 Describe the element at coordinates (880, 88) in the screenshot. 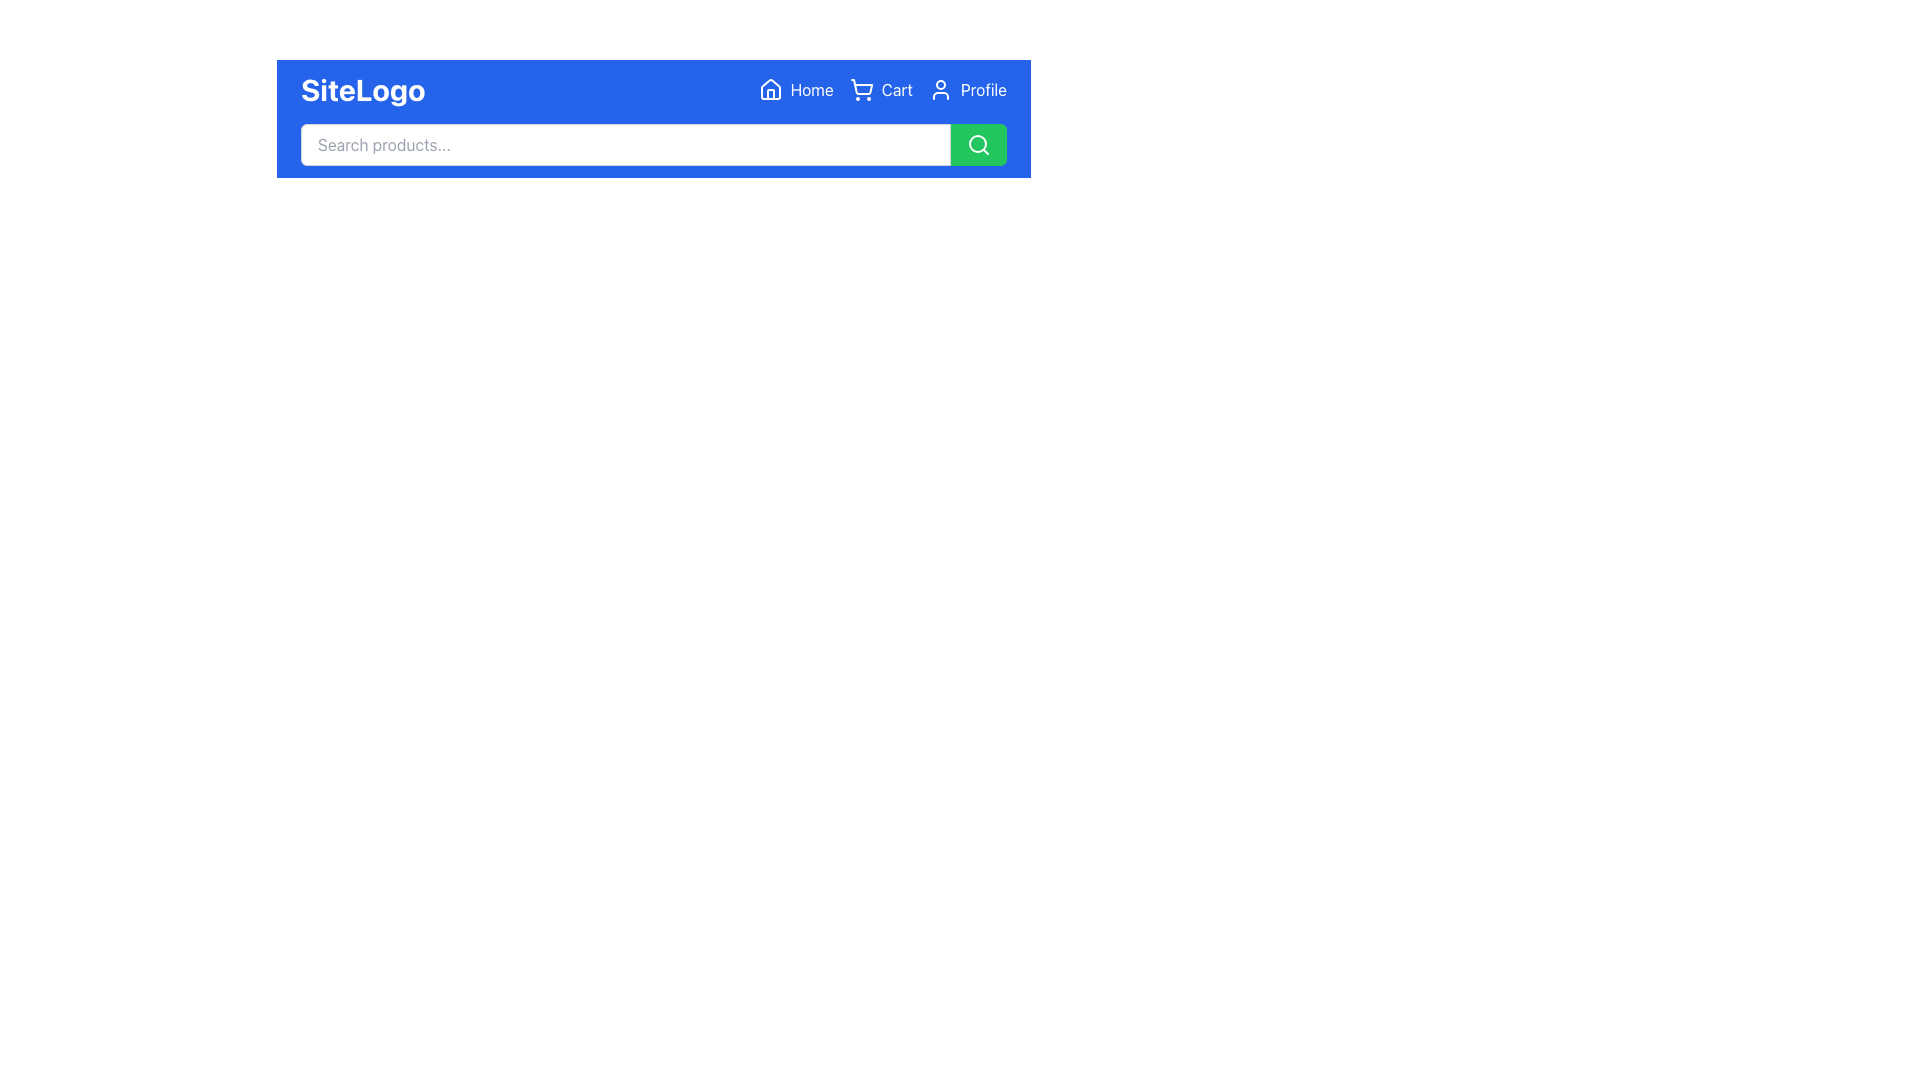

I see `the 'Cart' button located in the navigation bar, which is the second interactive item` at that location.